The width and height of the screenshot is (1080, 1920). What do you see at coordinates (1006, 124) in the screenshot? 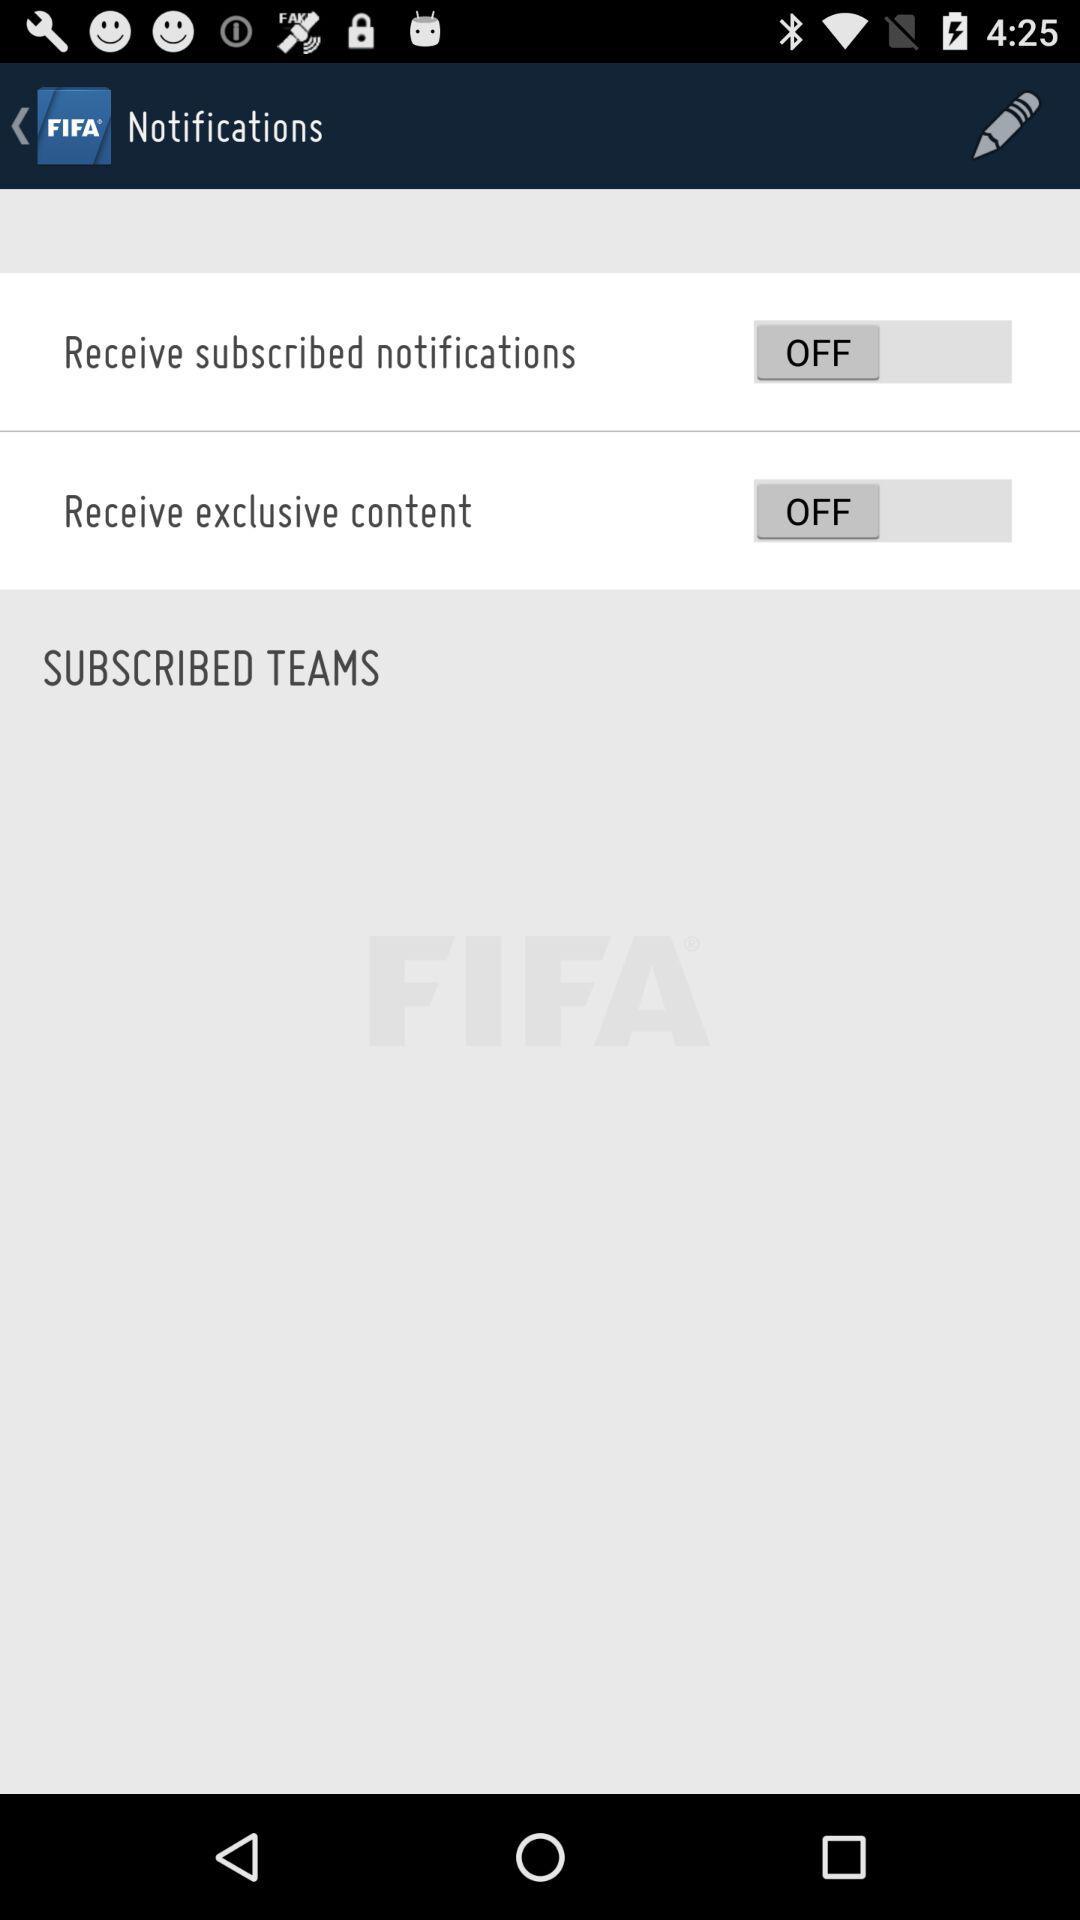
I see `the app next to the notifications item` at bounding box center [1006, 124].